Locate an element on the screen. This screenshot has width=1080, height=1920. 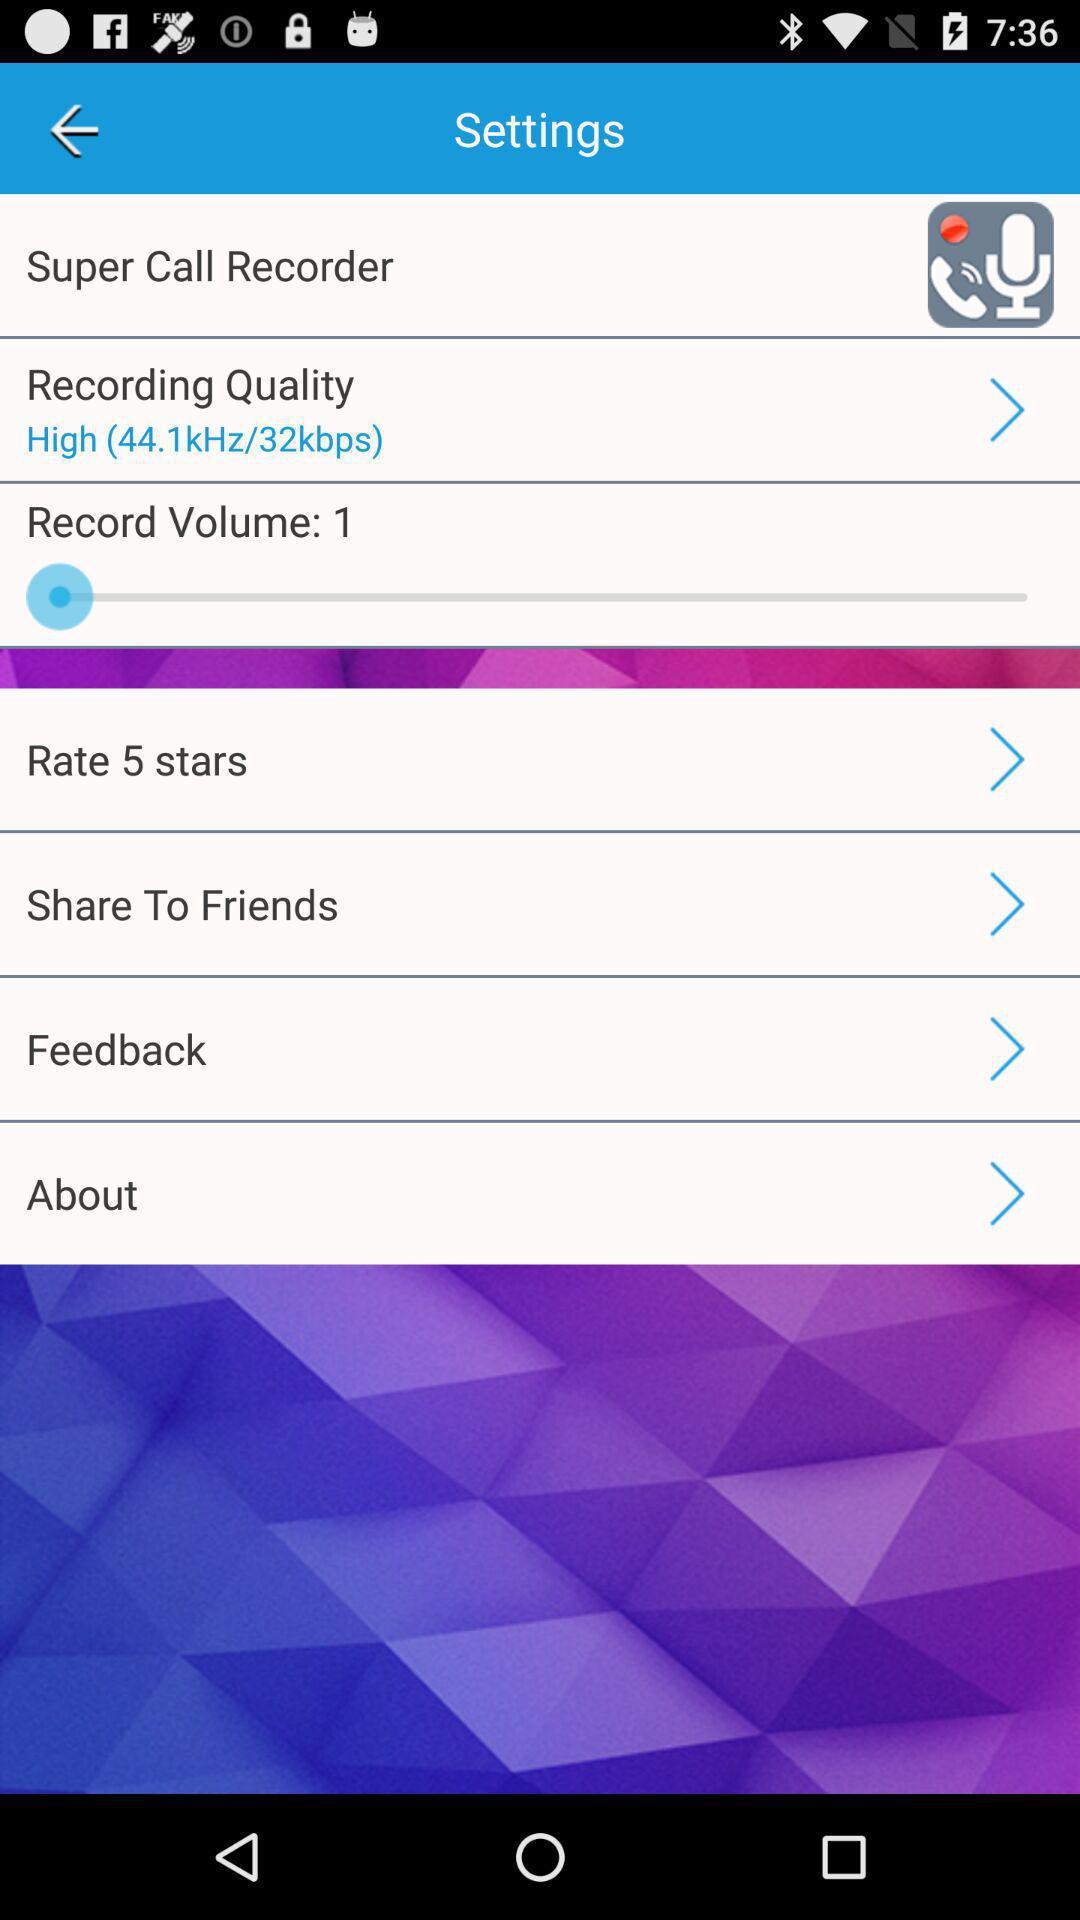
the icon above super call recorder app is located at coordinates (72, 127).